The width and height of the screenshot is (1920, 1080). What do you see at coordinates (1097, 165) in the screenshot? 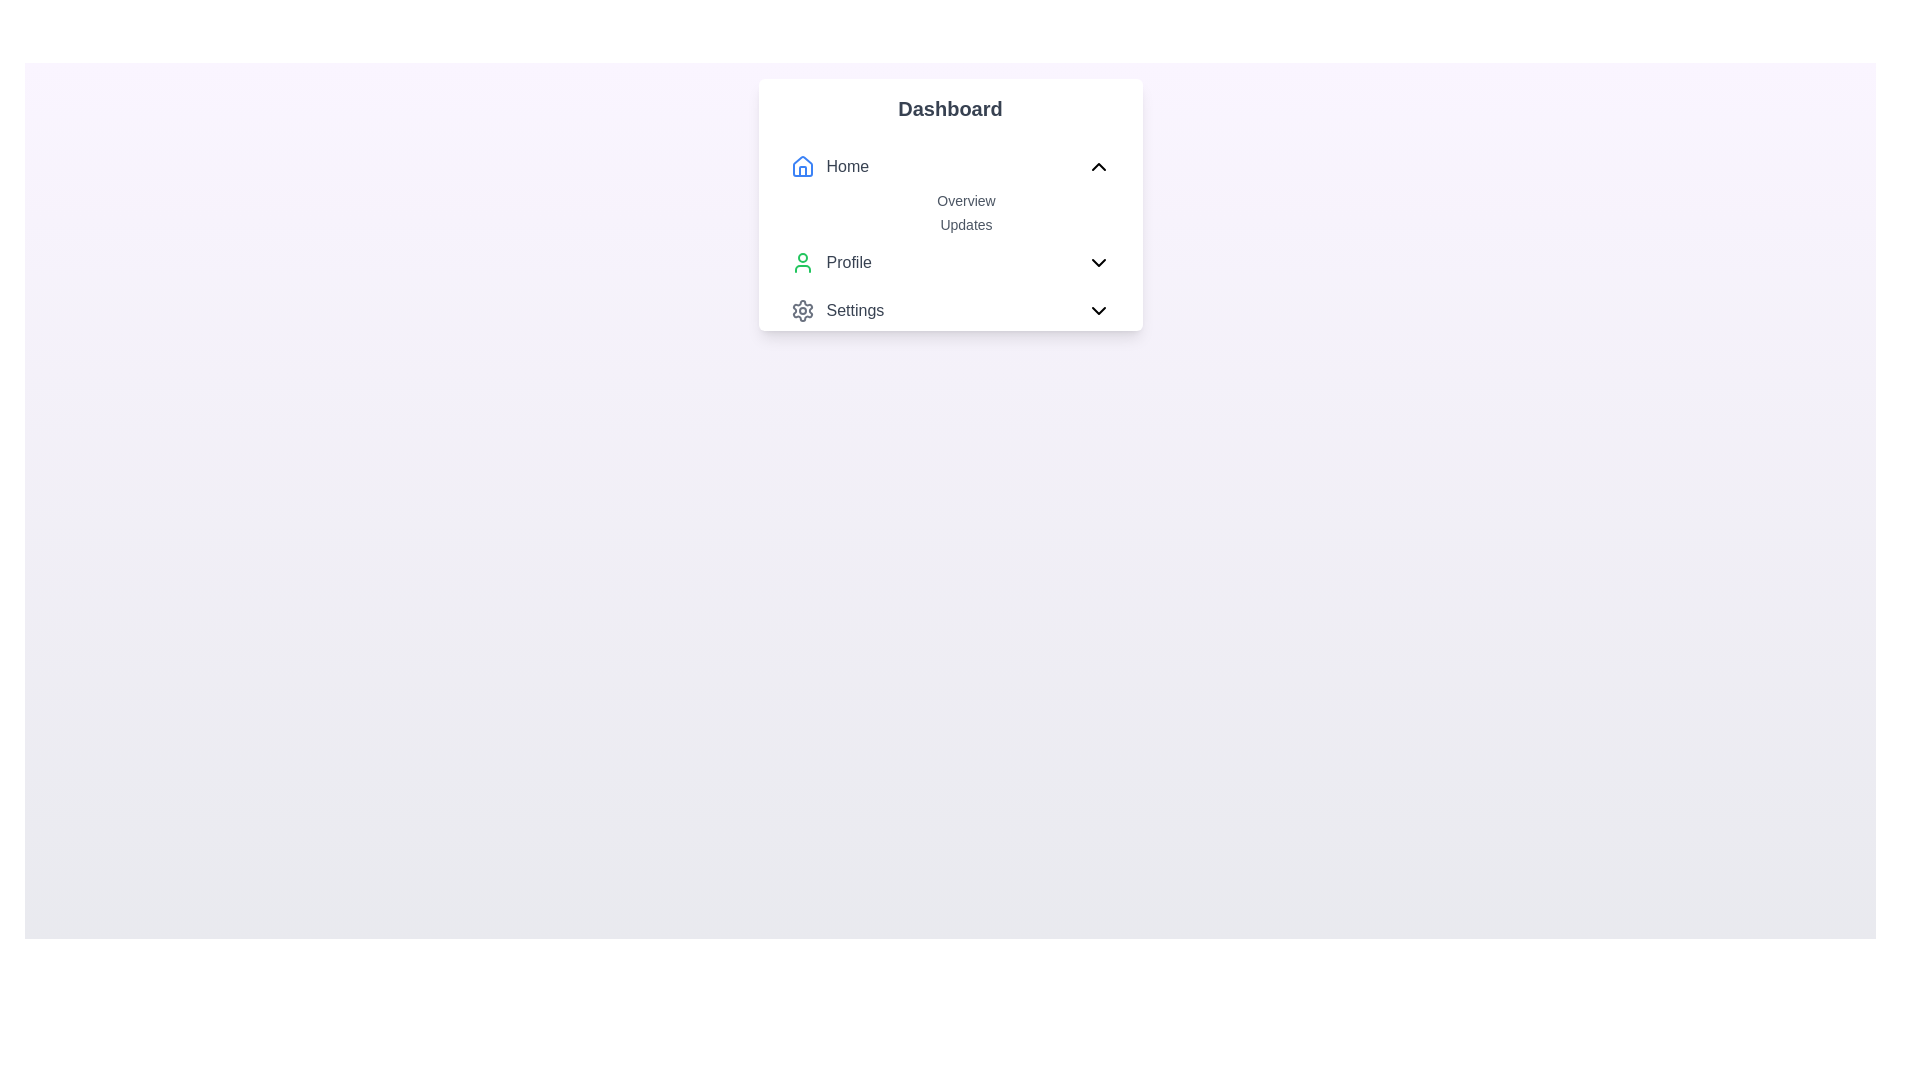
I see `the toggle icon located to the right of the 'Home' label in the navigation menu` at bounding box center [1097, 165].